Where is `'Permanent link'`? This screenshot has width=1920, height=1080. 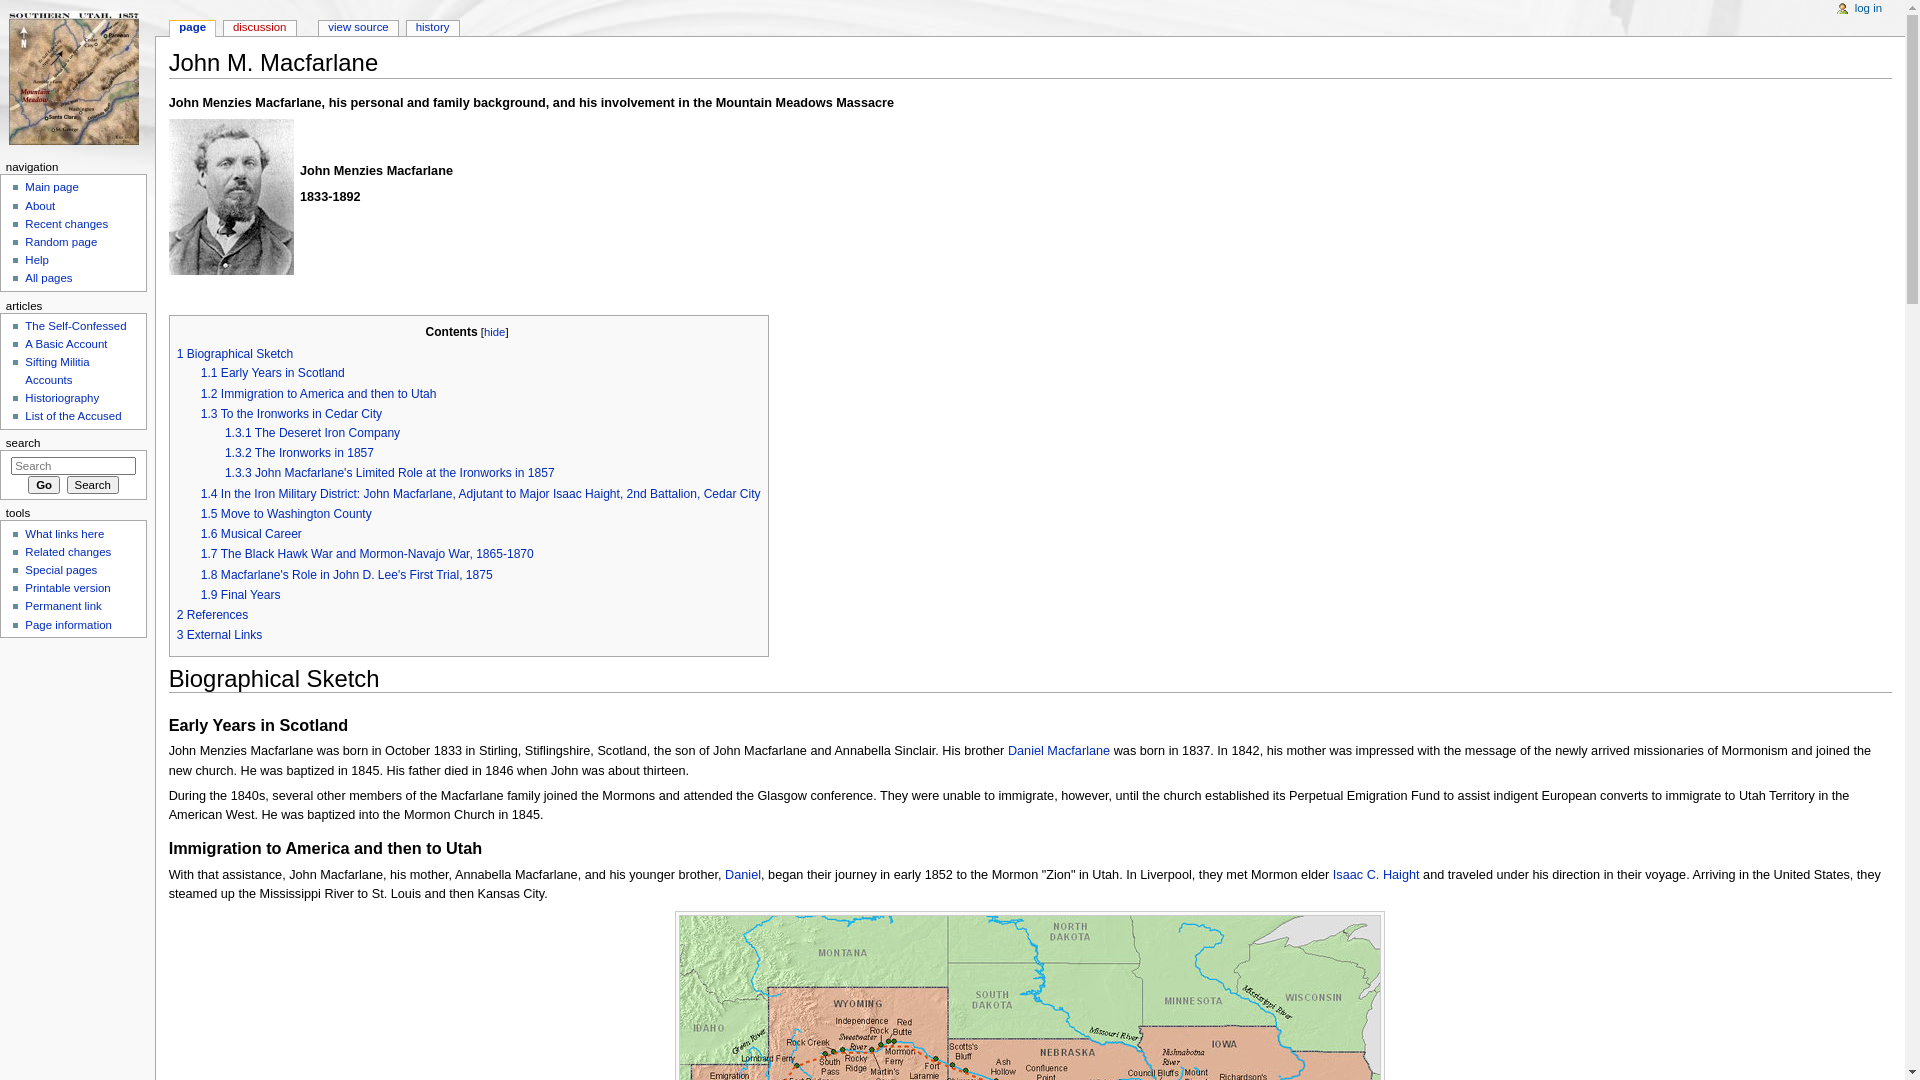 'Permanent link' is located at coordinates (62, 604).